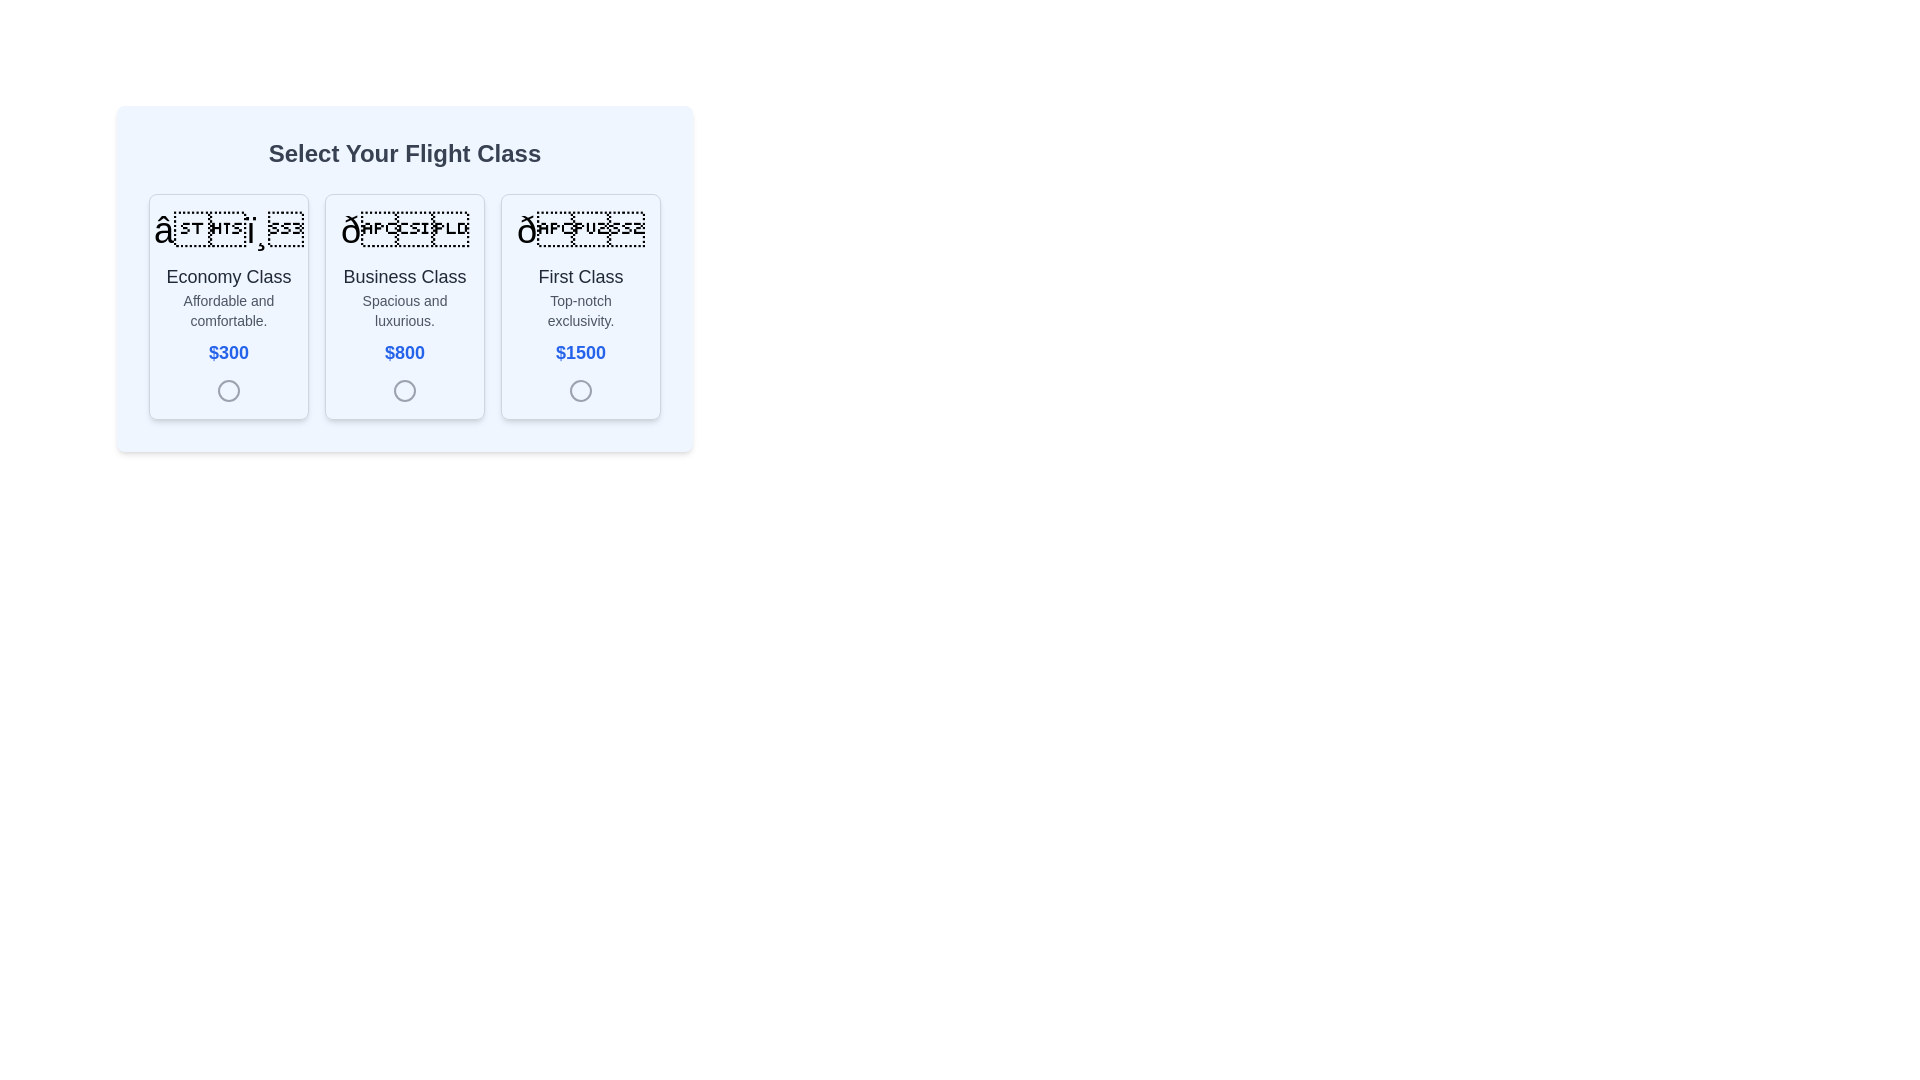  What do you see at coordinates (579, 390) in the screenshot?
I see `the circle-shaped radio button indicator located at the bottom-right of the 'First Class' card` at bounding box center [579, 390].